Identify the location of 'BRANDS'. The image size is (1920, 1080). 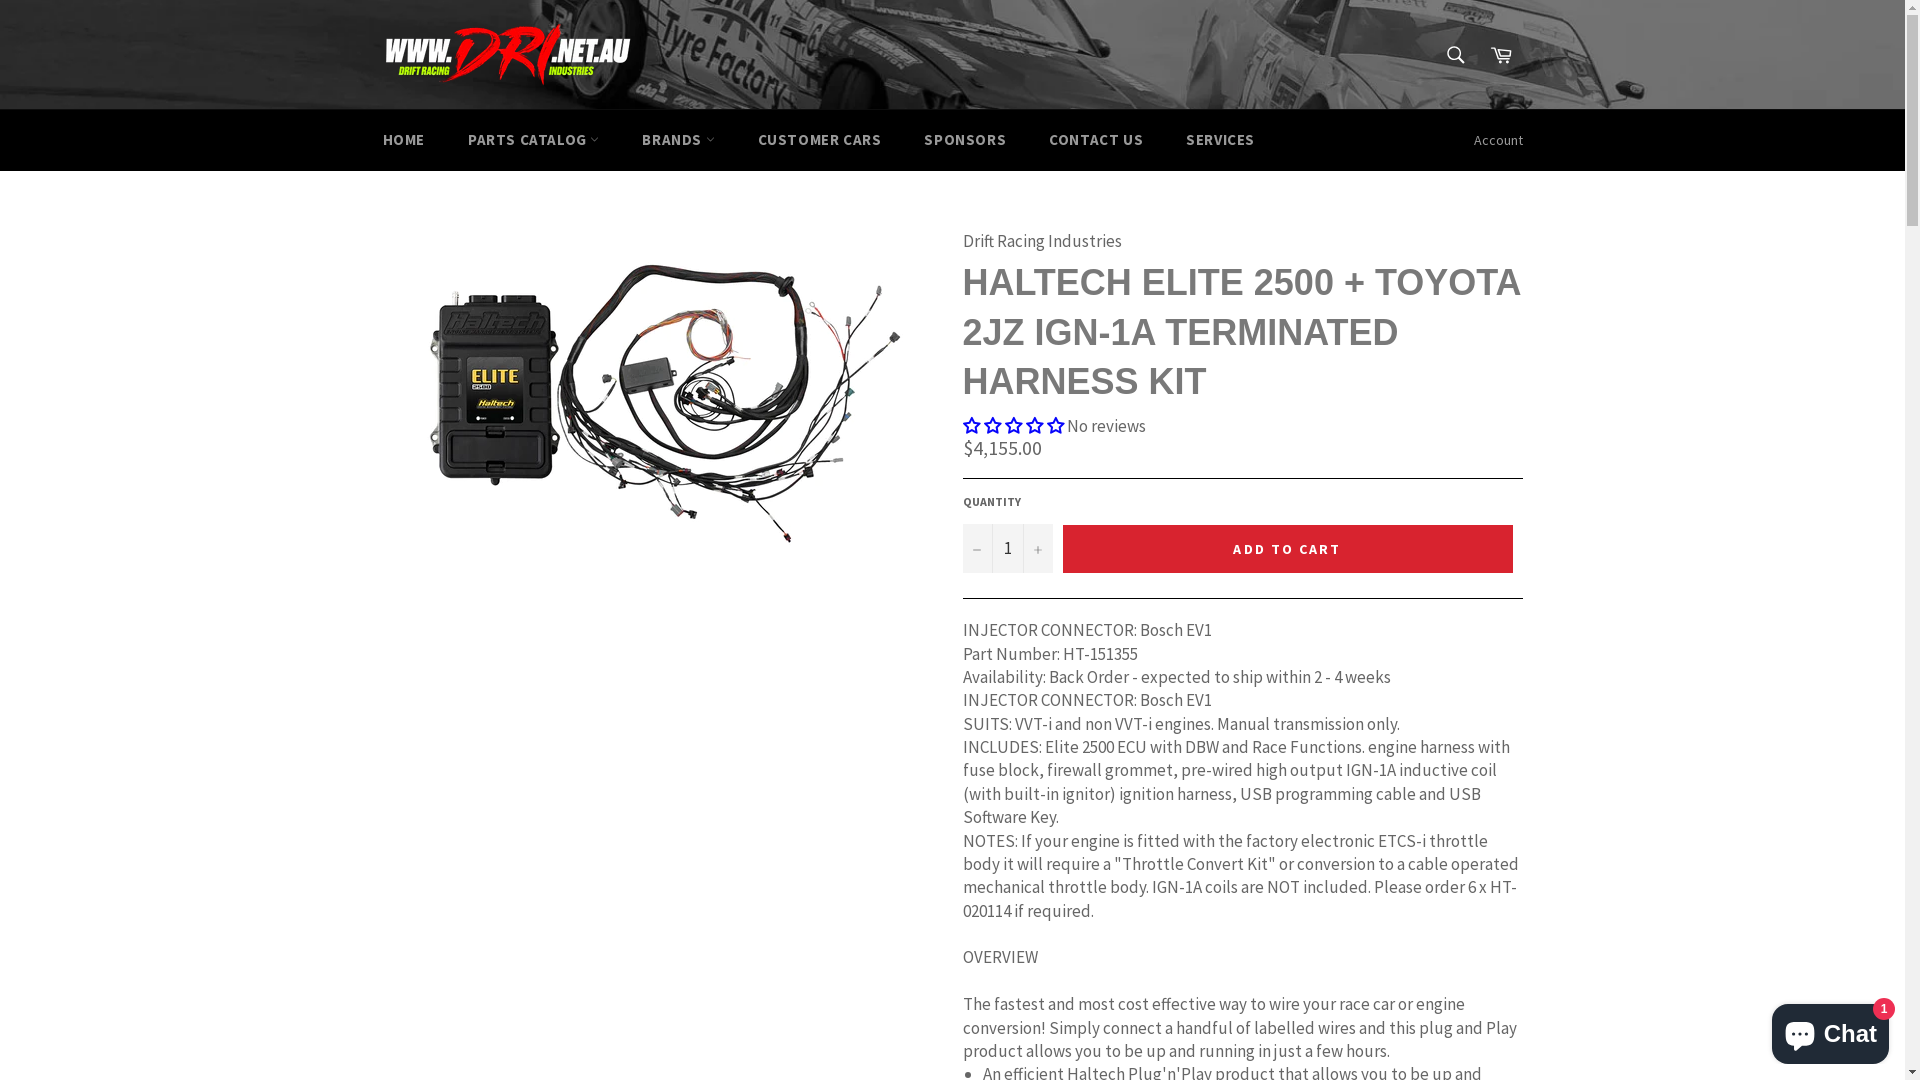
(677, 139).